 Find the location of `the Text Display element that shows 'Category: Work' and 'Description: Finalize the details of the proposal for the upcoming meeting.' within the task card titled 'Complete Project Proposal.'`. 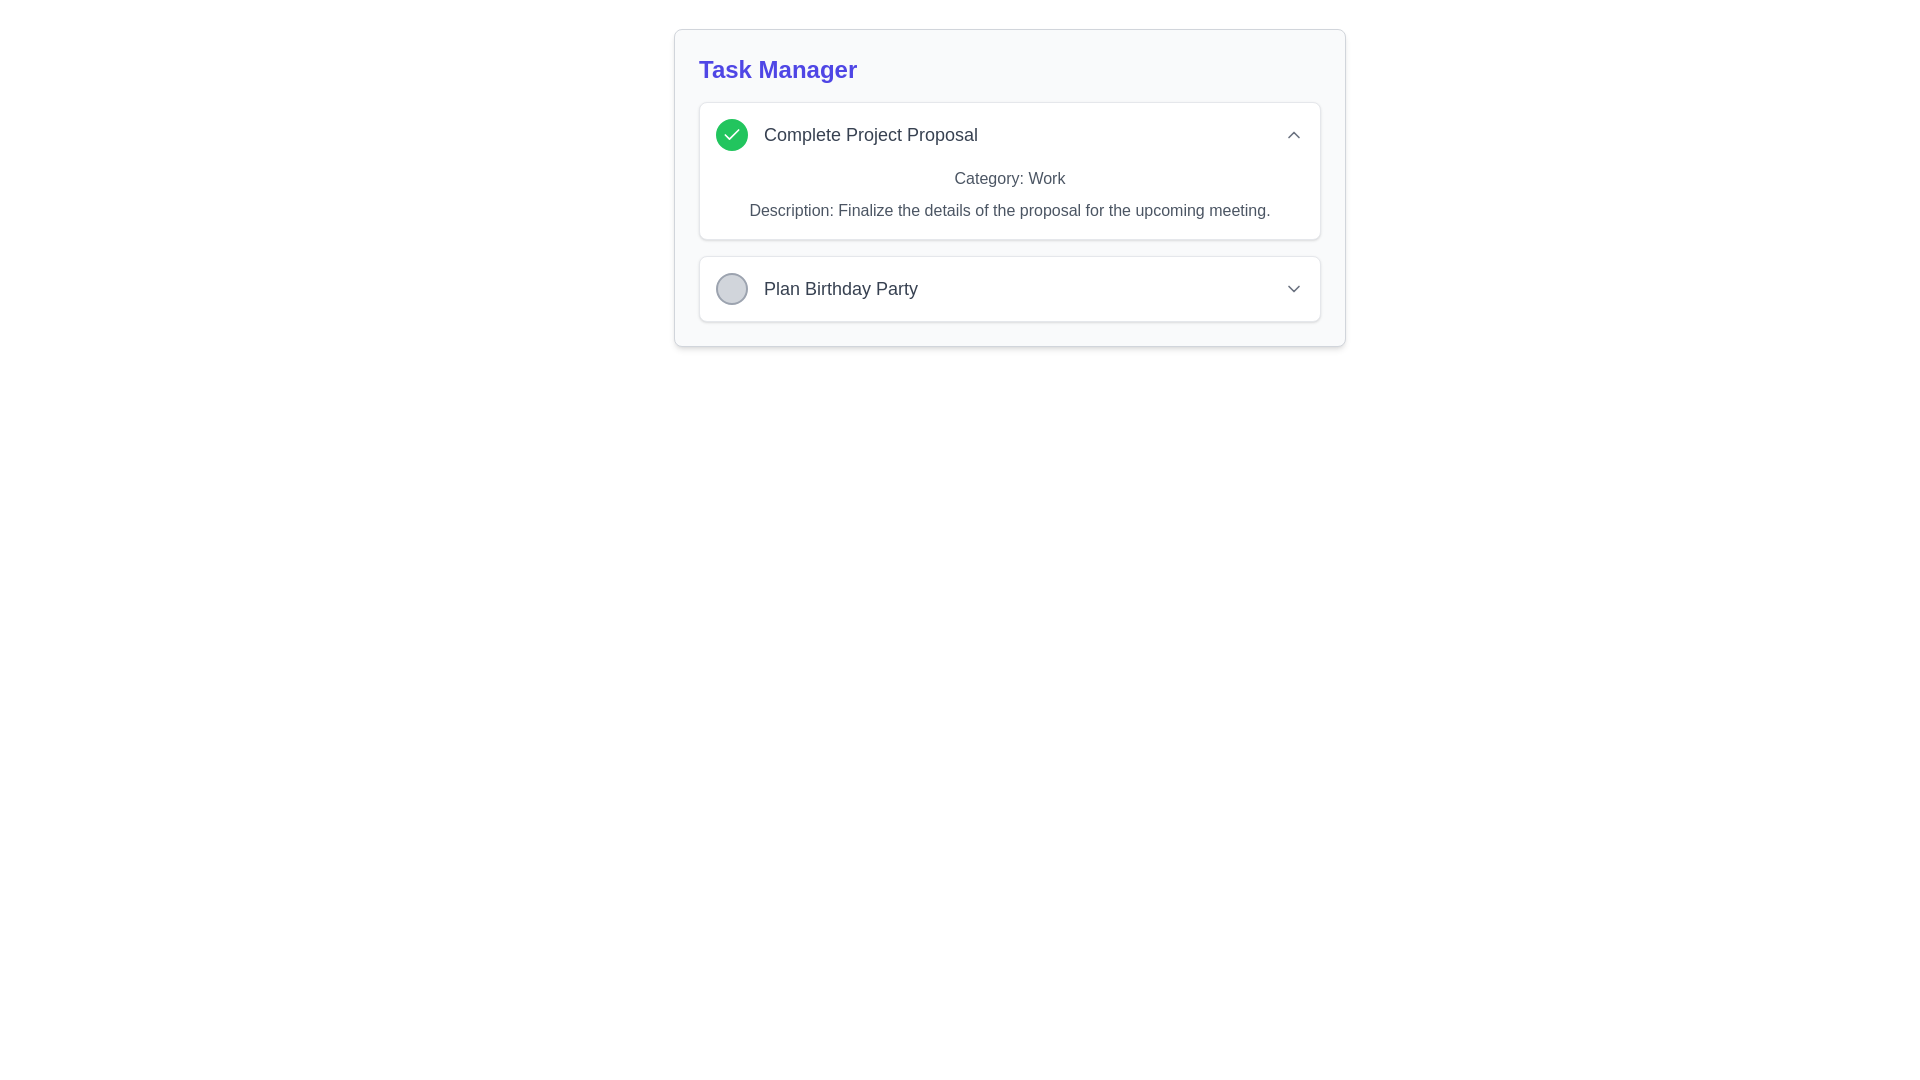

the Text Display element that shows 'Category: Work' and 'Description: Finalize the details of the proposal for the upcoming meeting.' within the task card titled 'Complete Project Proposal.' is located at coordinates (1009, 195).